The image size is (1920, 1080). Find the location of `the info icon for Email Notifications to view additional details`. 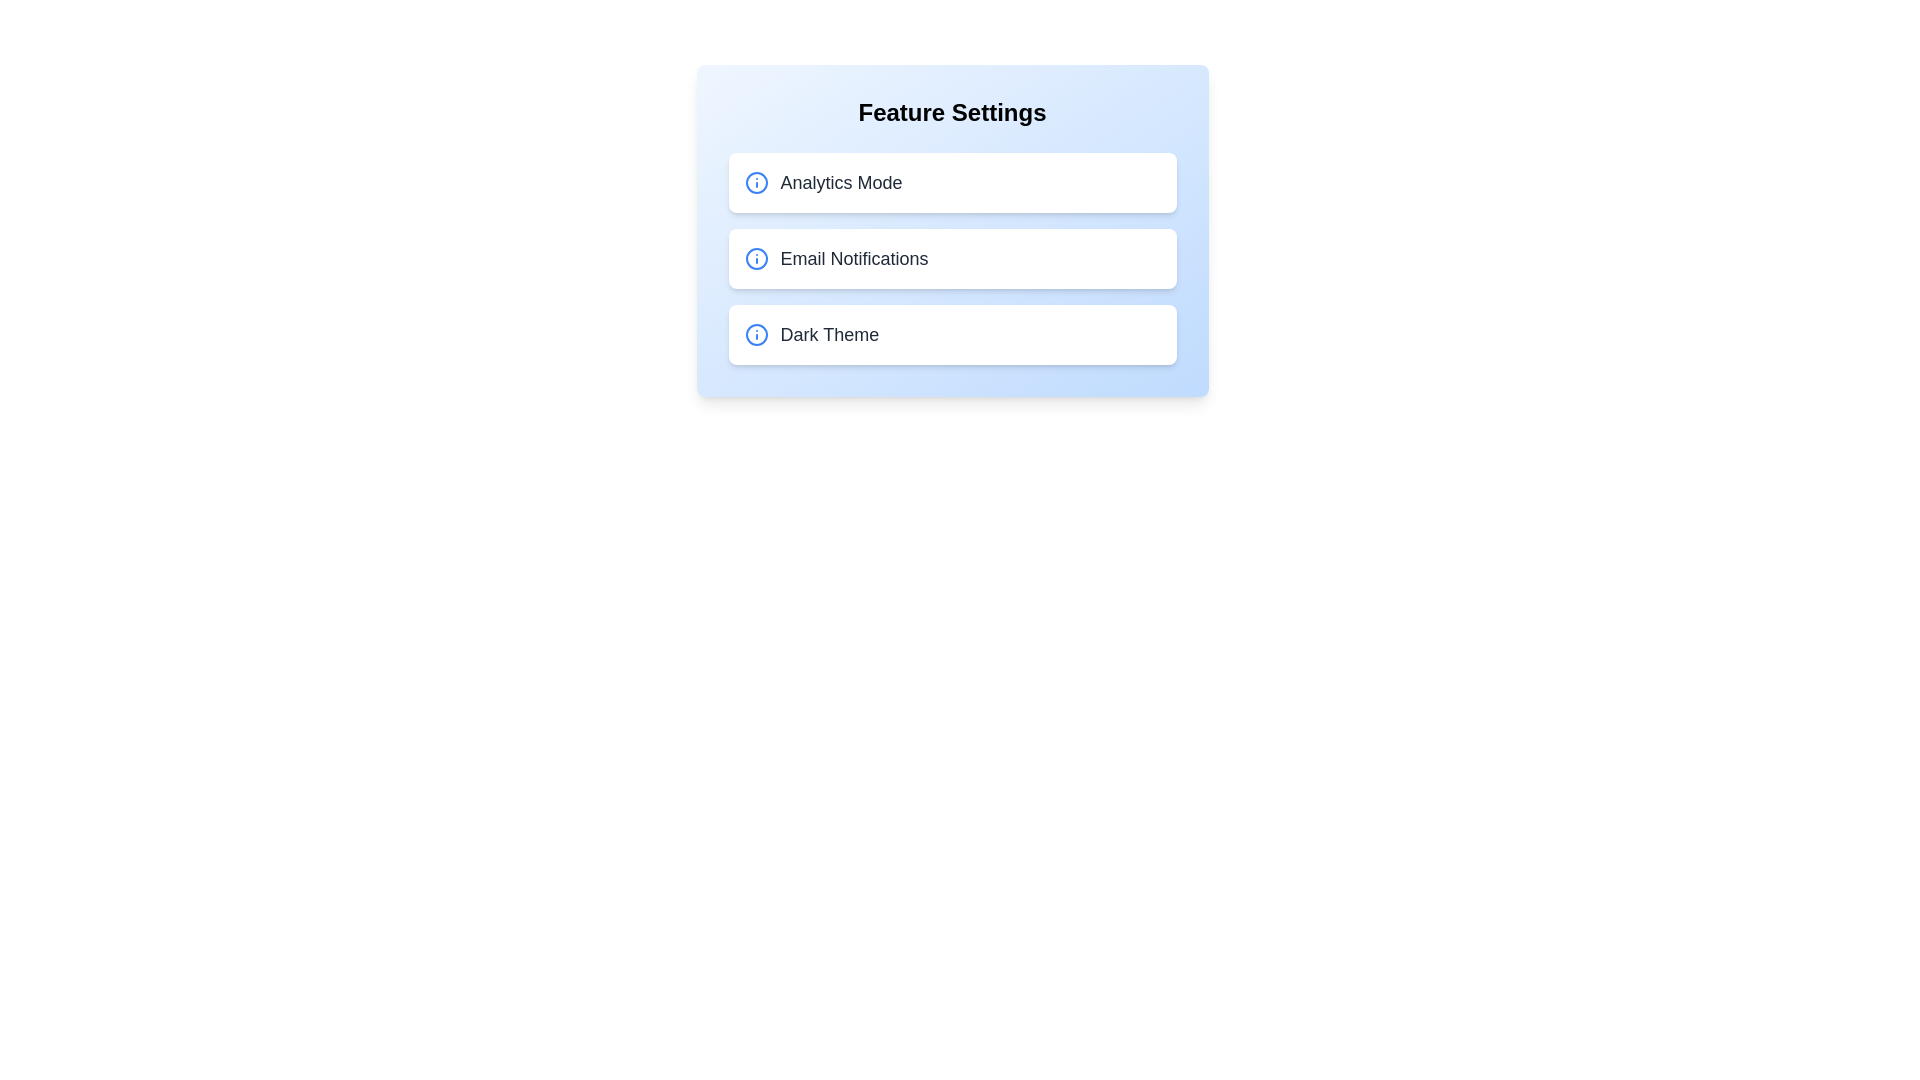

the info icon for Email Notifications to view additional details is located at coordinates (755, 257).